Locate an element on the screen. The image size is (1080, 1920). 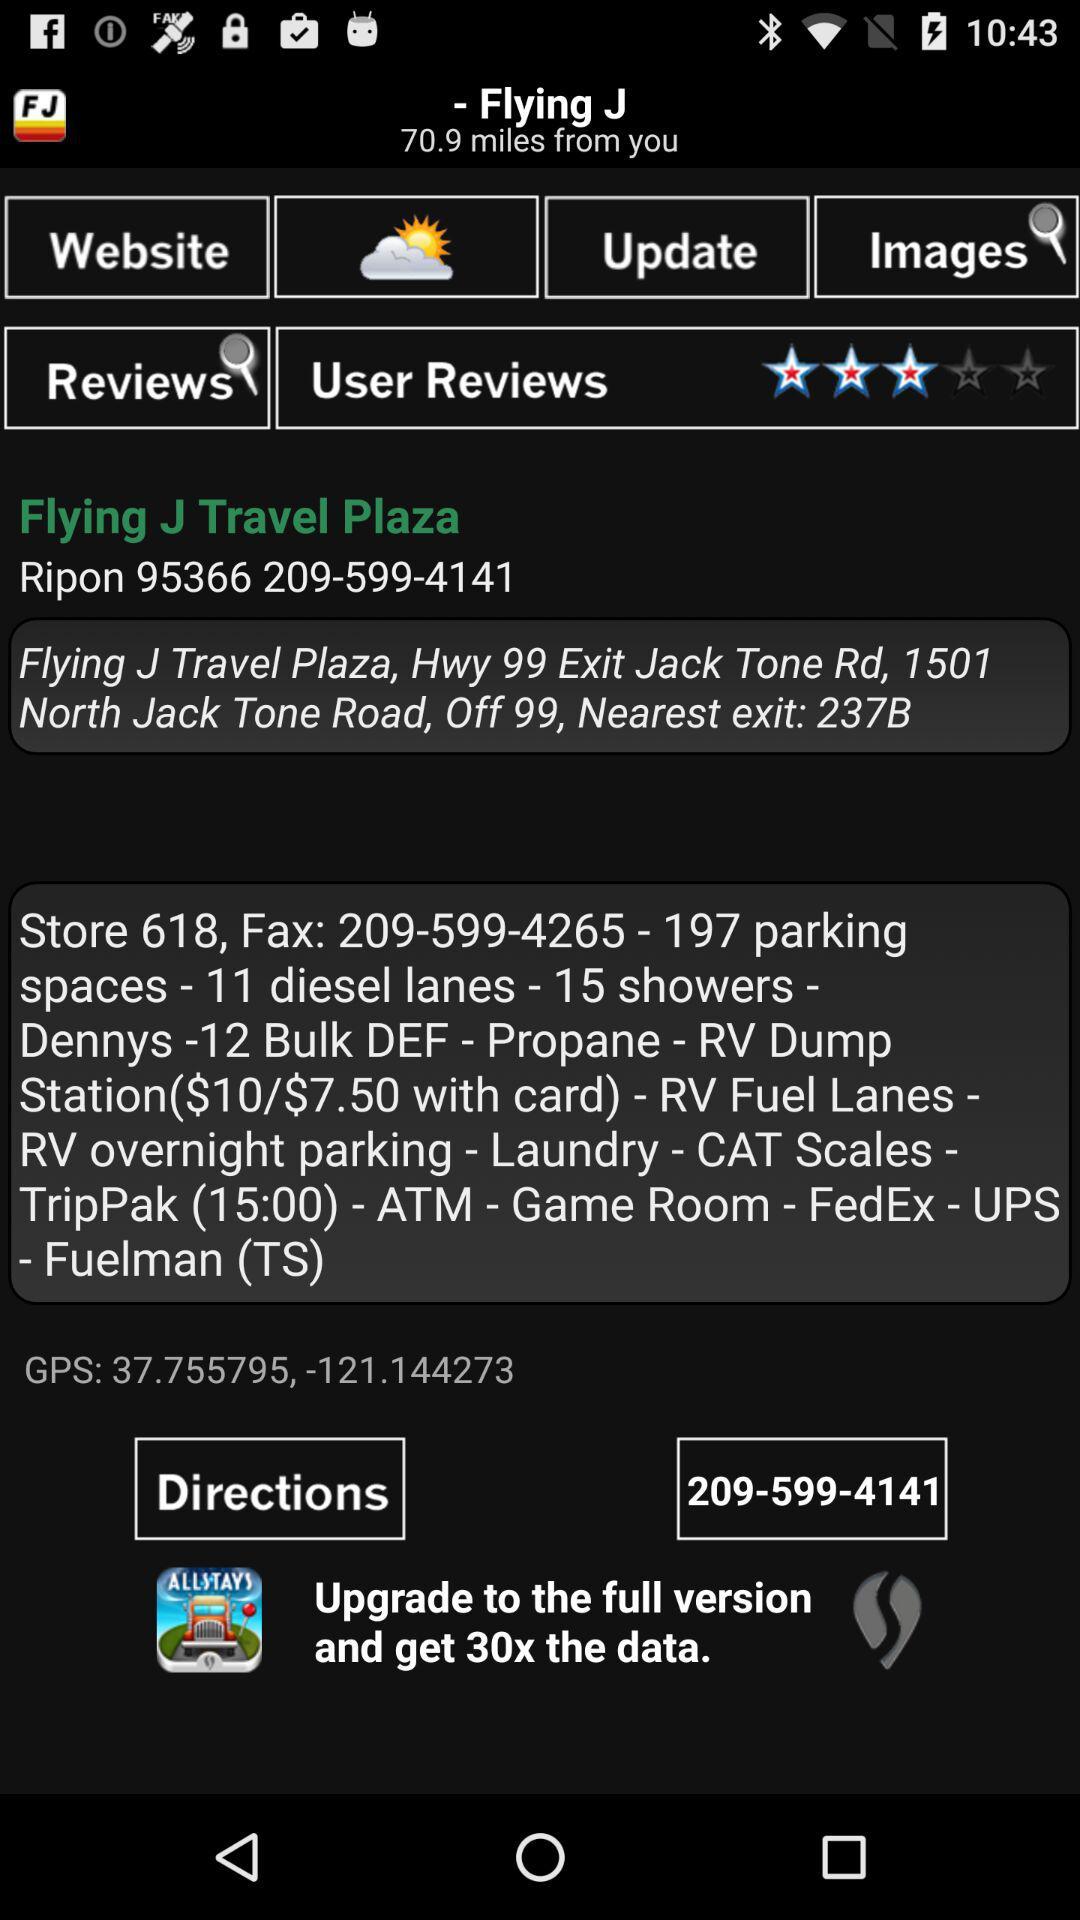
the location icon is located at coordinates (885, 1732).